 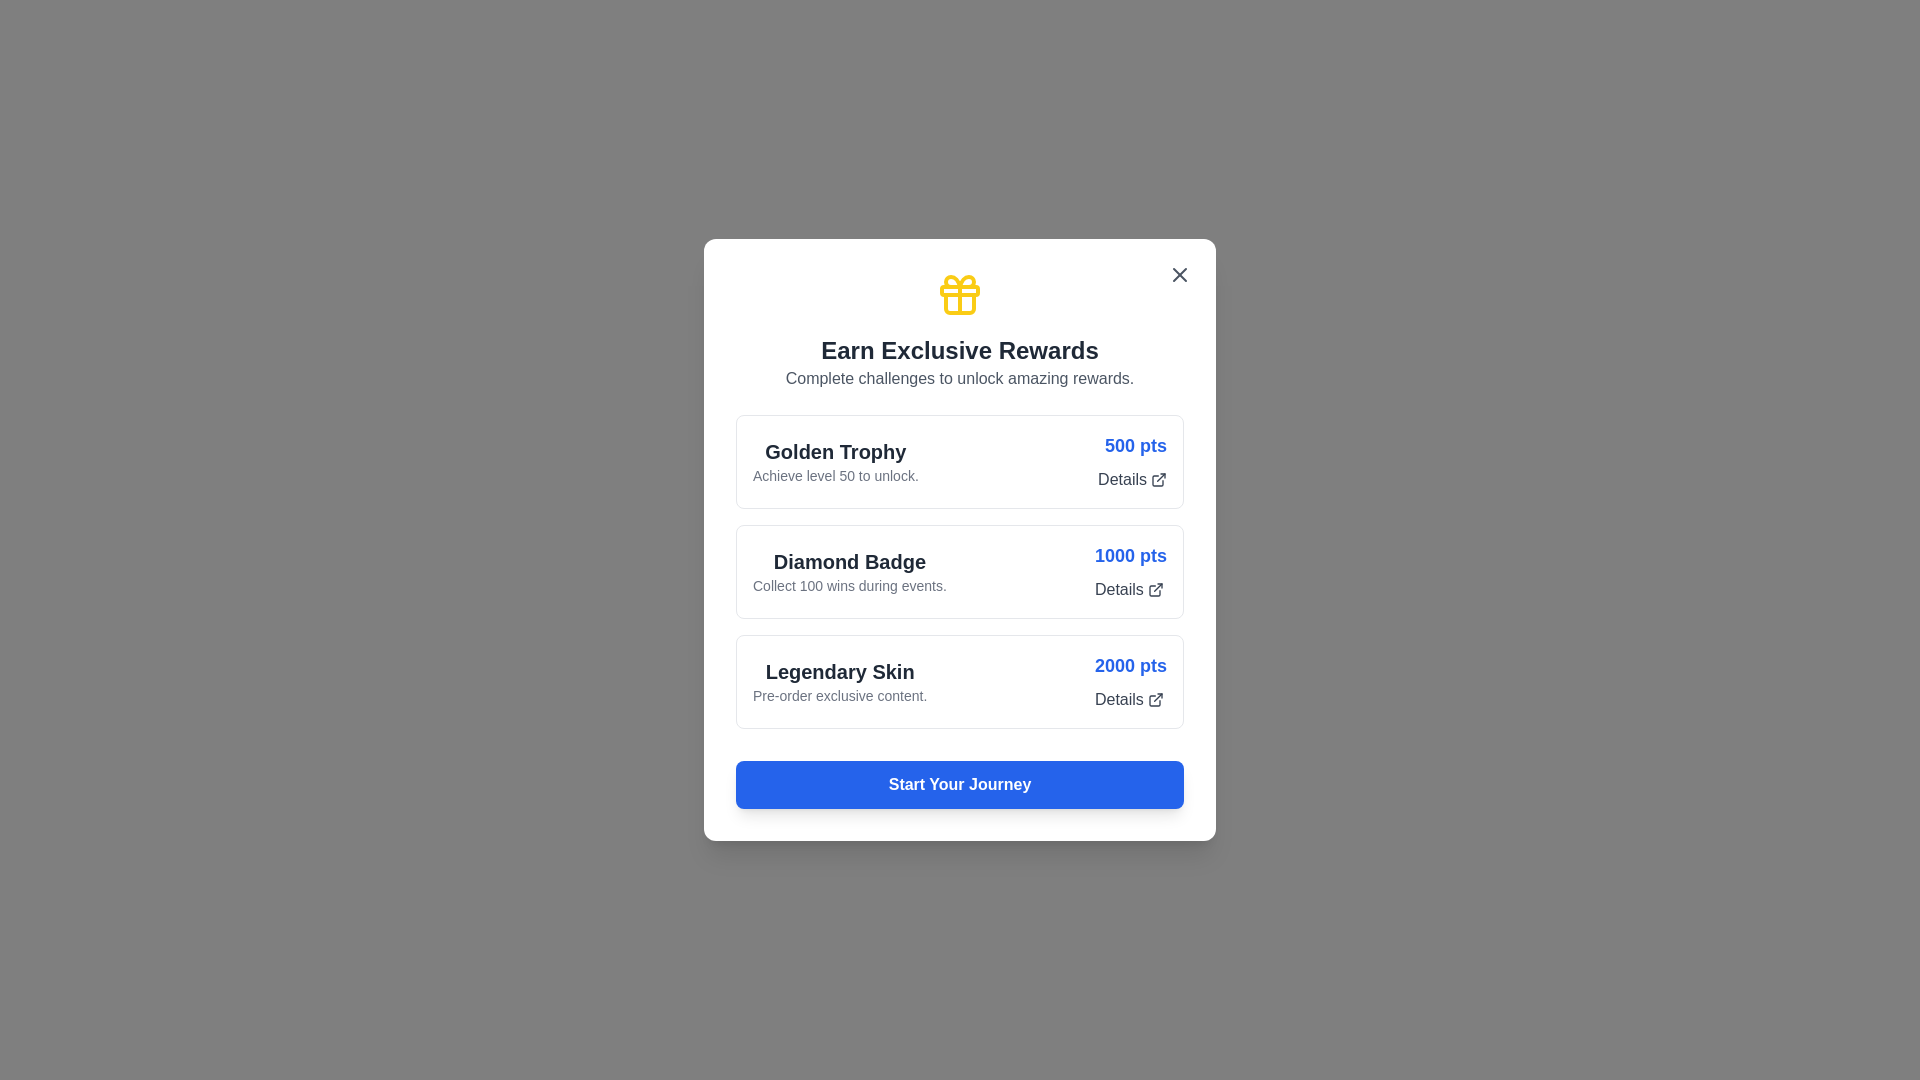 What do you see at coordinates (1131, 555) in the screenshot?
I see `the text label displaying '1000 pts' in bold blue color, which is the second reward item in the vertical list, located to the right of 'Diamond Badge' and above the 'Details' link` at bounding box center [1131, 555].